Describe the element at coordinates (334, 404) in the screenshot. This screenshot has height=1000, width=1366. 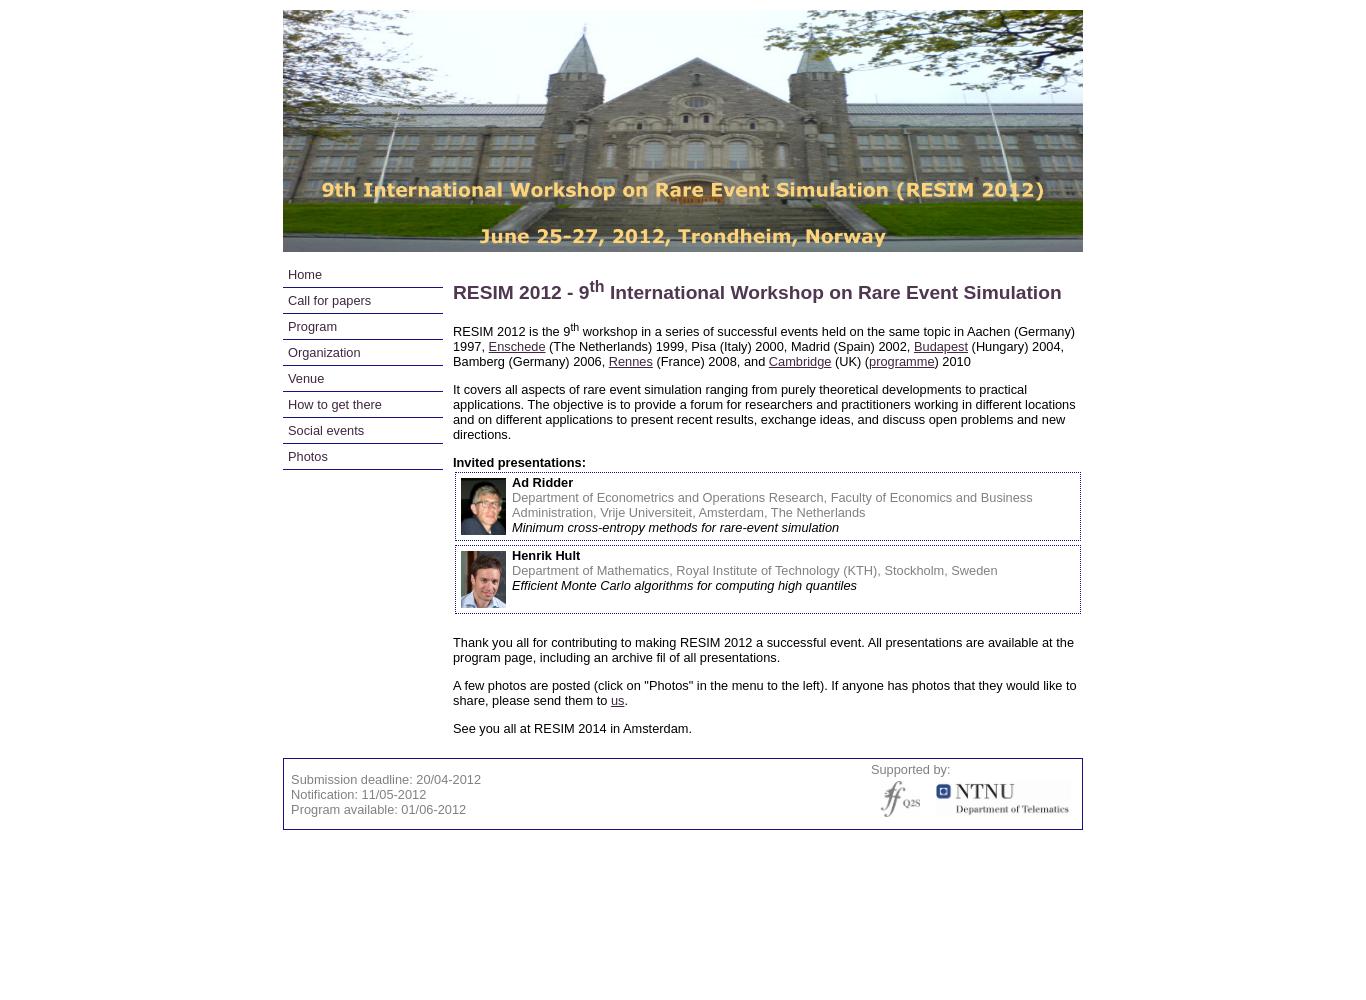
I see `'How to get there'` at that location.